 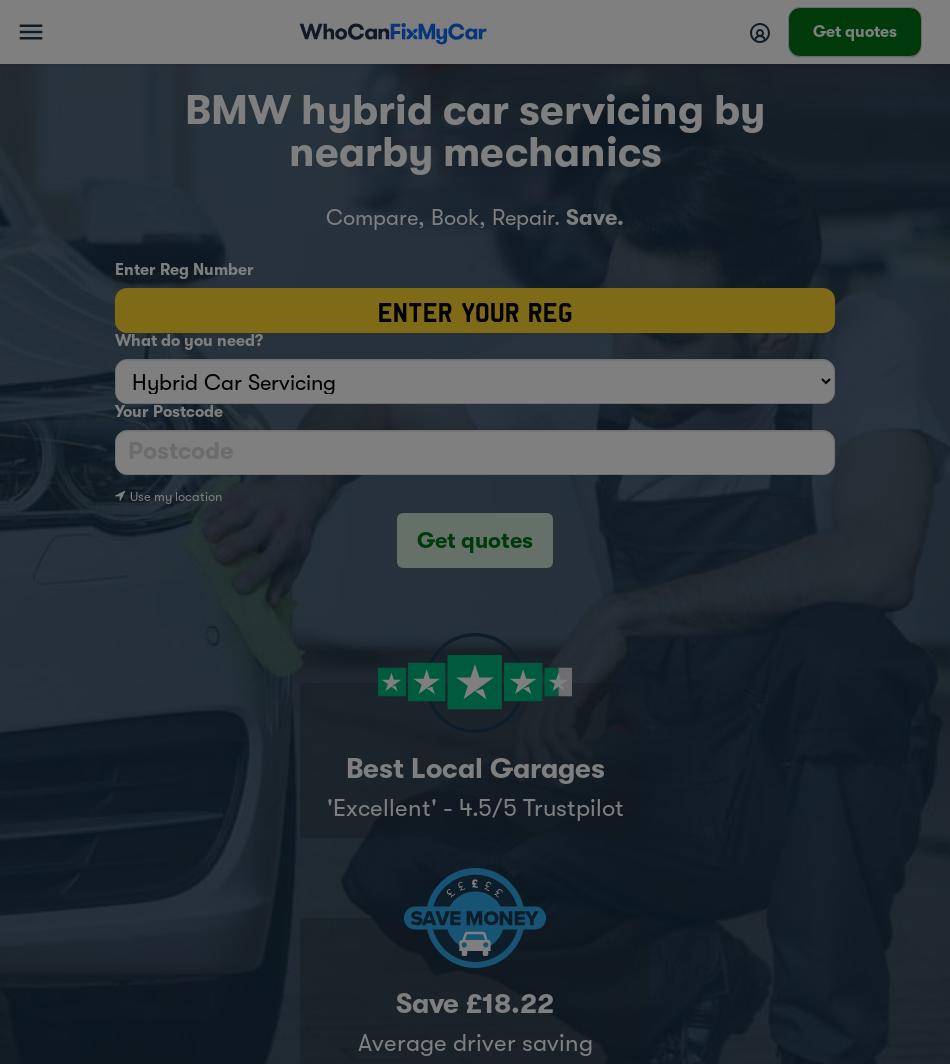 I want to click on 'Save.', so click(x=594, y=217).